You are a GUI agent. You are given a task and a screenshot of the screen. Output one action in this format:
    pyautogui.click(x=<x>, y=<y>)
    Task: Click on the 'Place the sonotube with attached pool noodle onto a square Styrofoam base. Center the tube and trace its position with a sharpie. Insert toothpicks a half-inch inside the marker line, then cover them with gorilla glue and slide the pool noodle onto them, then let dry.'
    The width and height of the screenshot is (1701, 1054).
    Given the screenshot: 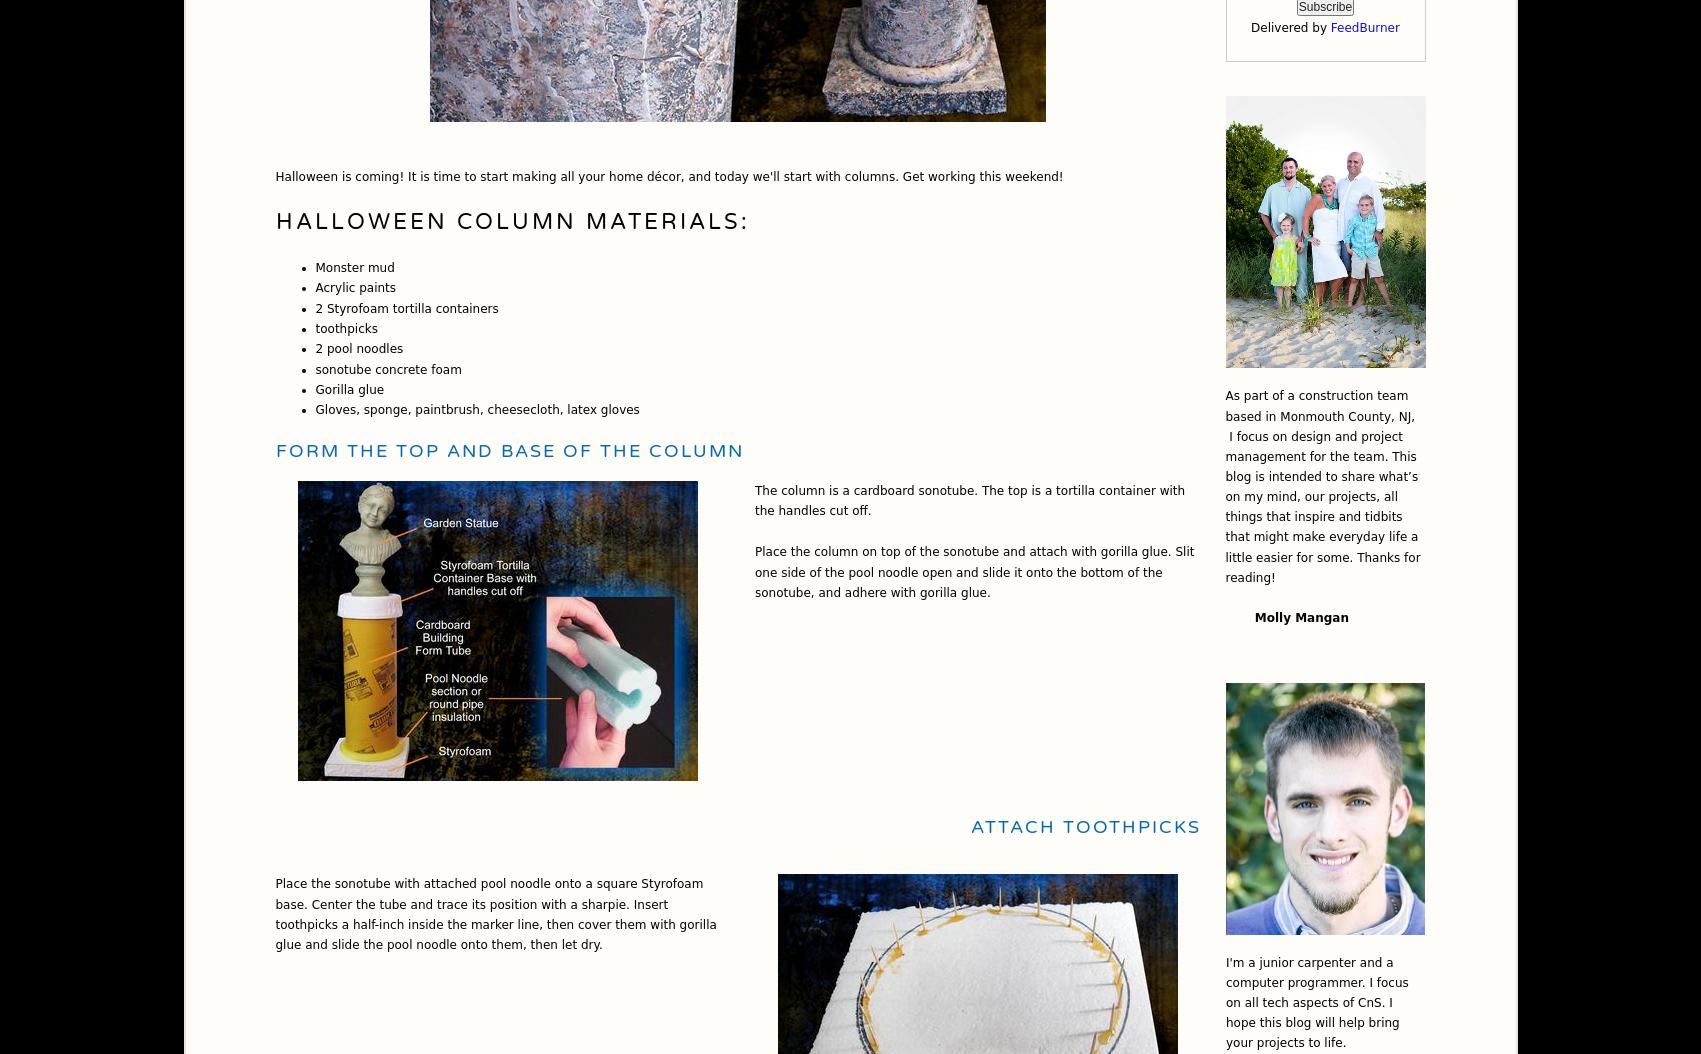 What is the action you would take?
    pyautogui.click(x=495, y=913)
    